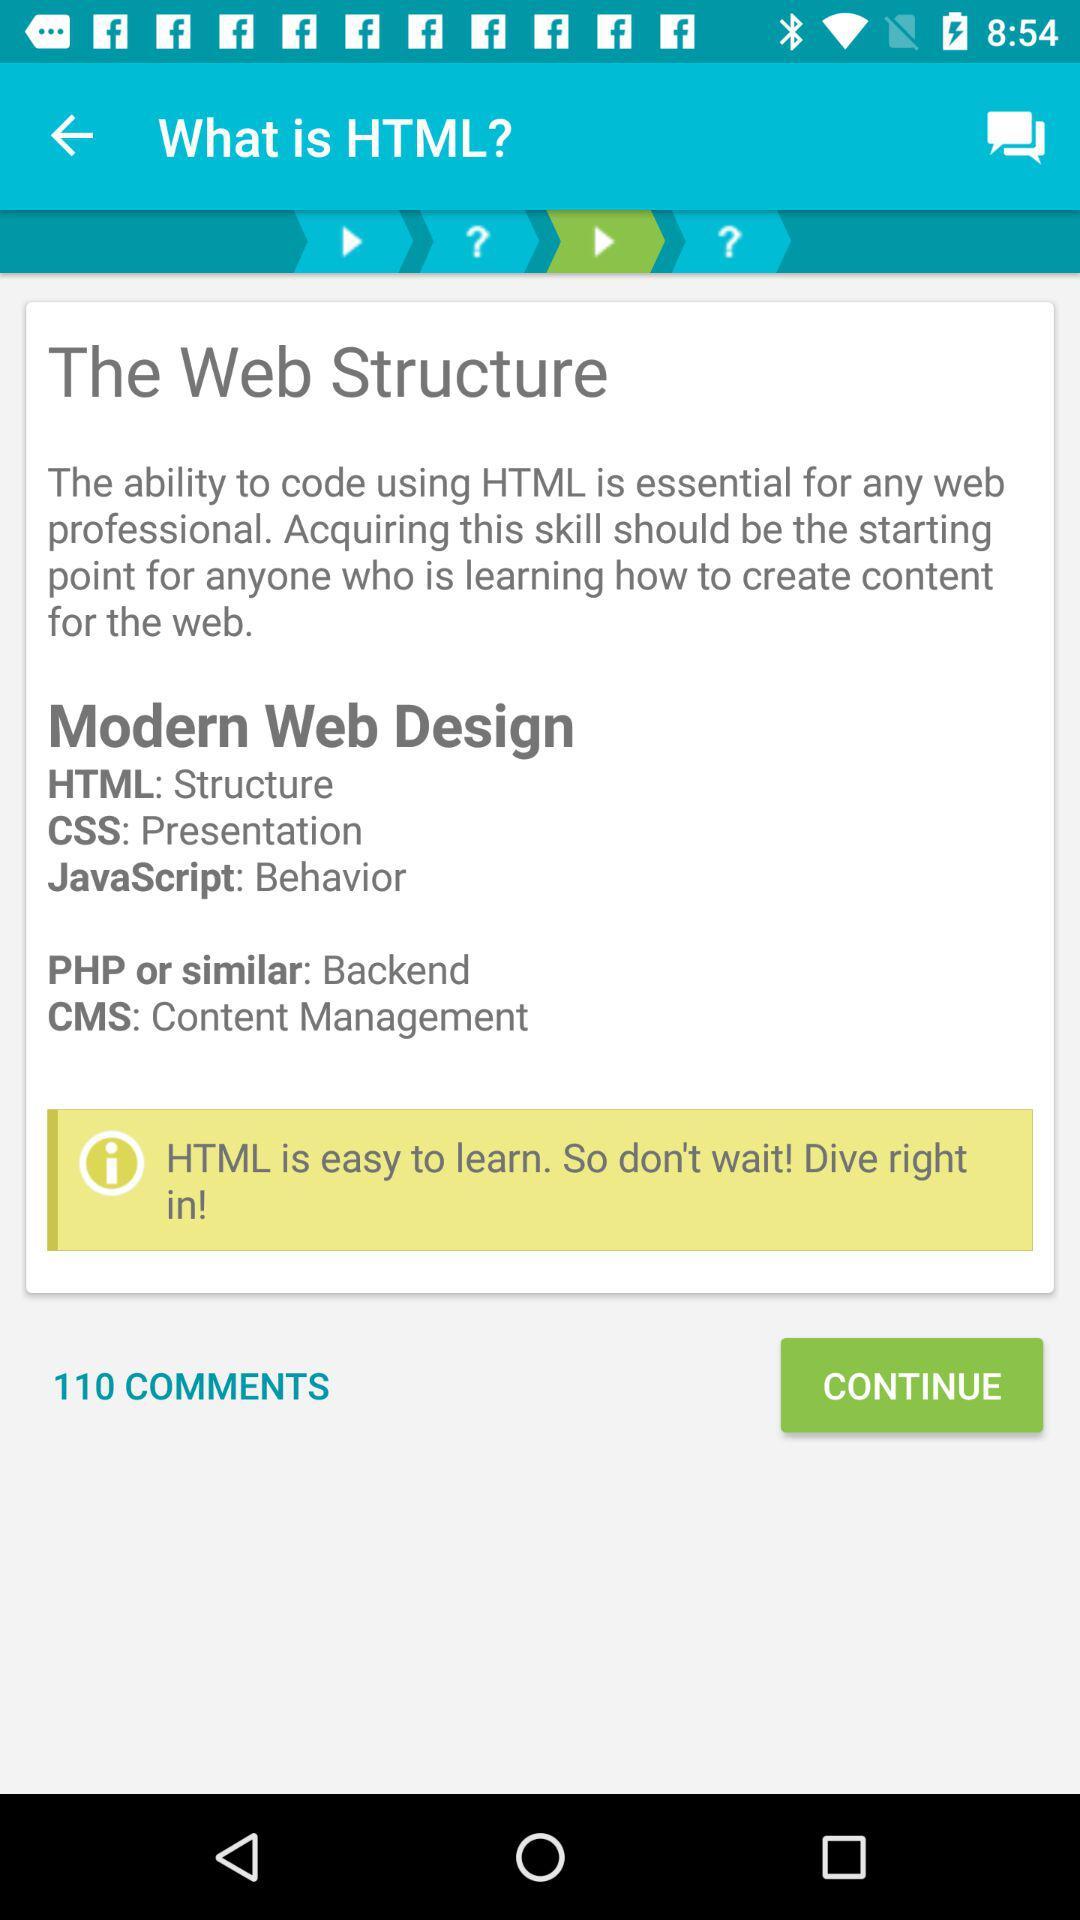 Image resolution: width=1080 pixels, height=1920 pixels. Describe the element at coordinates (191, 1384) in the screenshot. I see `icon to the left of the continue item` at that location.